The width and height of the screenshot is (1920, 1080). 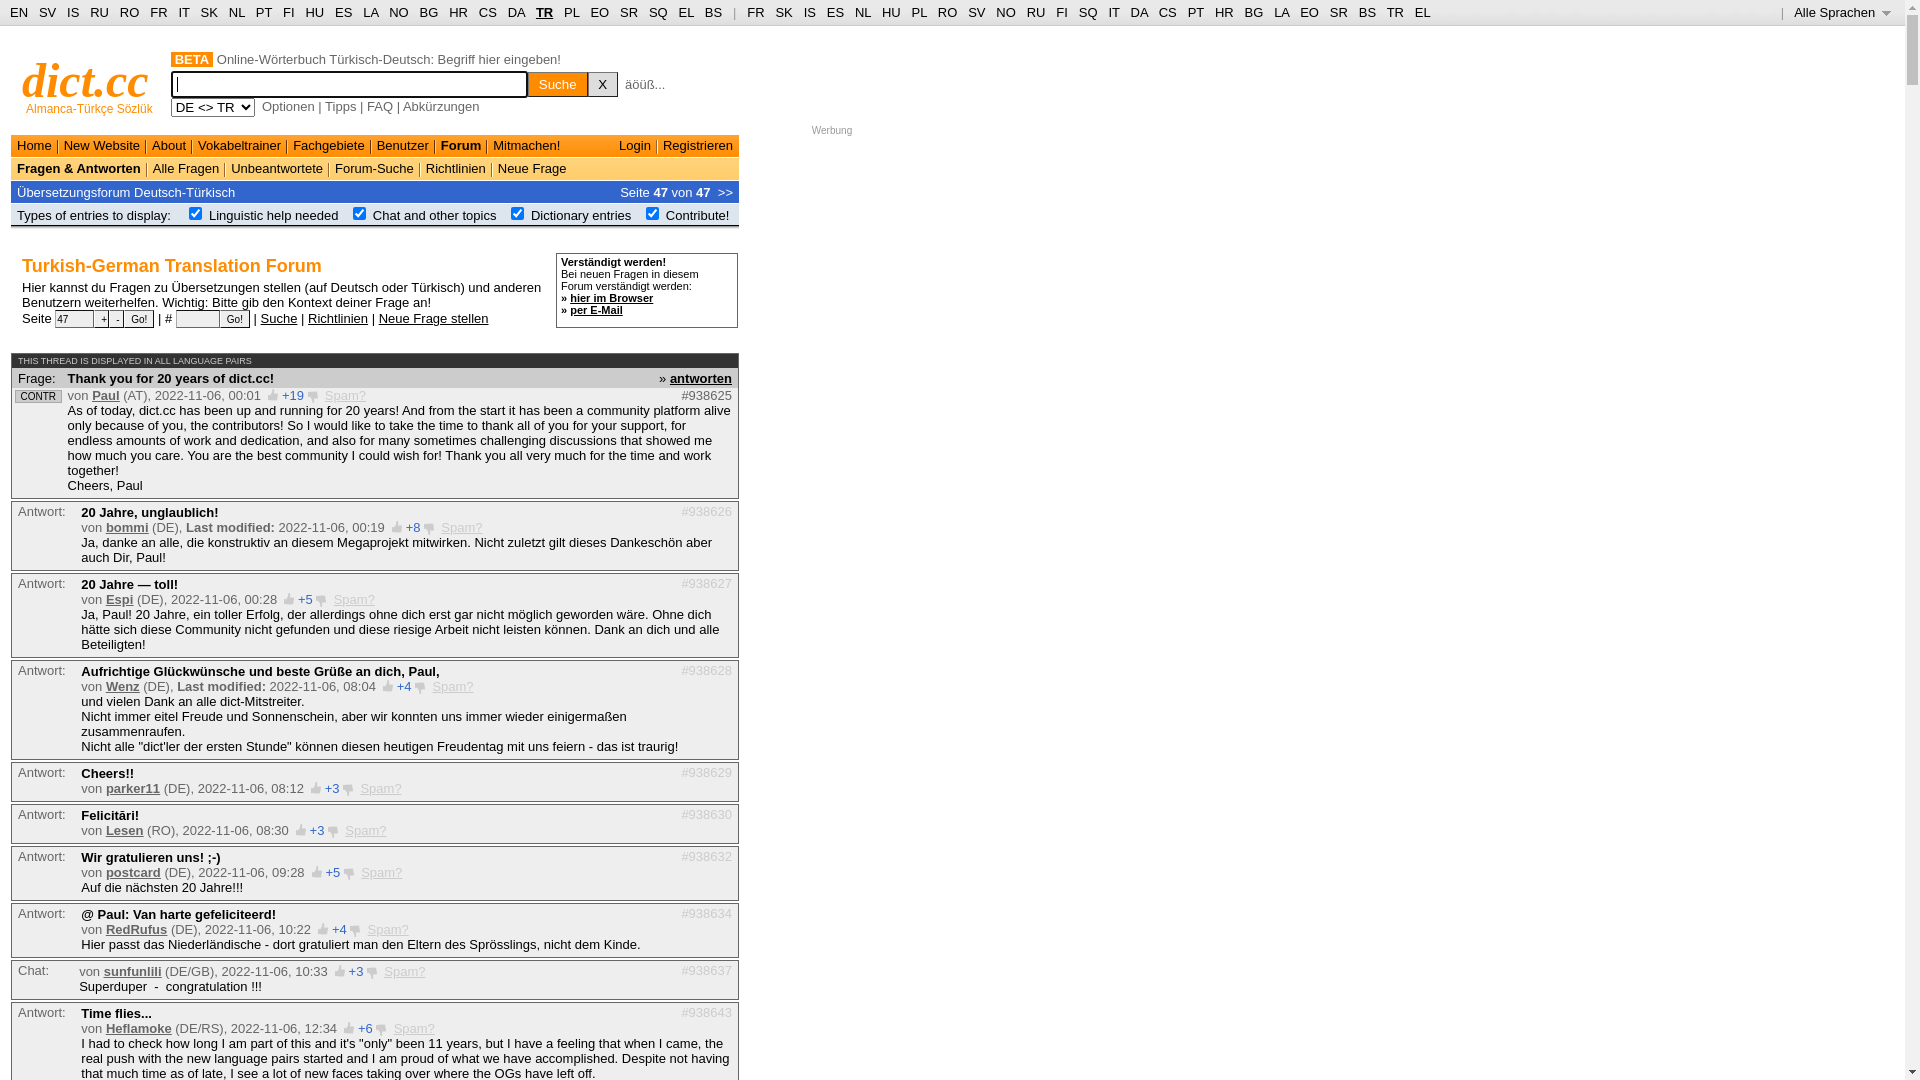 I want to click on 'TR', so click(x=536, y=12).